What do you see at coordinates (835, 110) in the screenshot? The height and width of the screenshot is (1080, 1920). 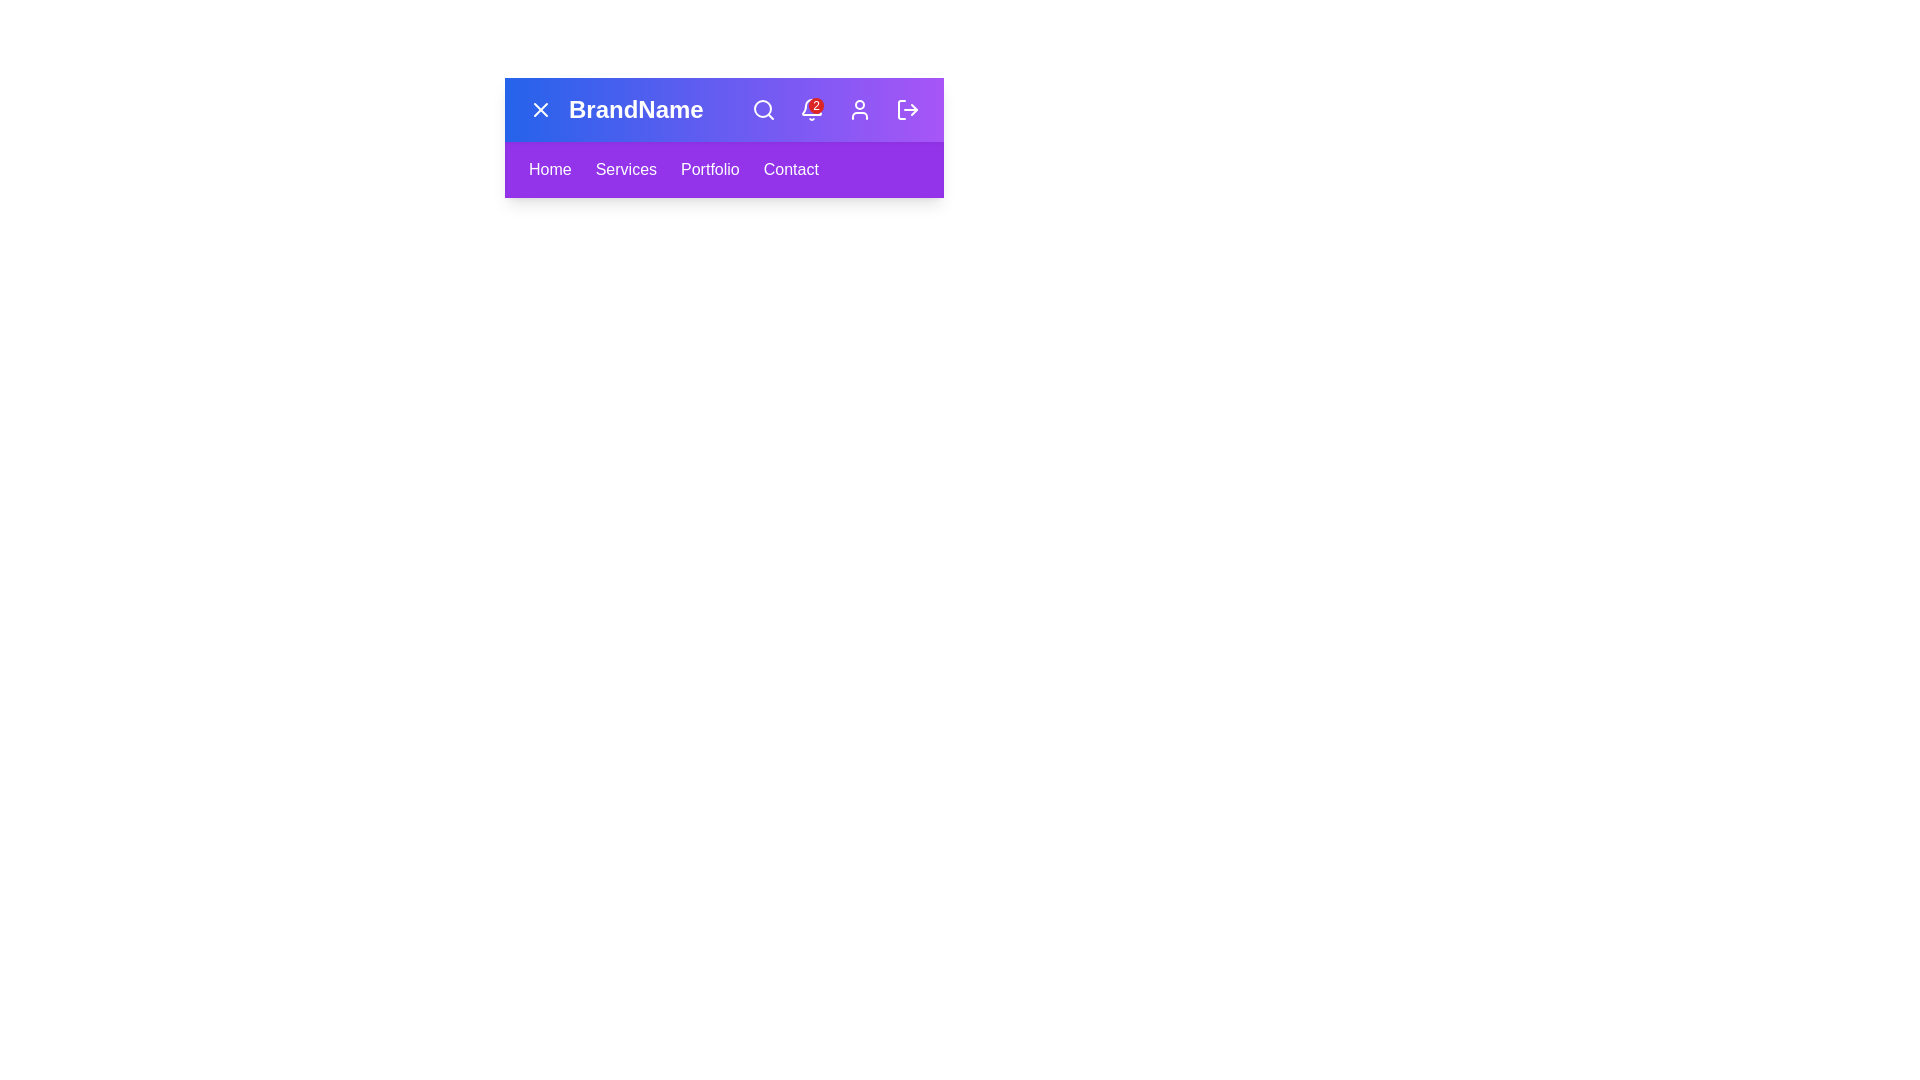 I see `the interactive notification icon displaying a notification count '2' in white text on a red circular background` at bounding box center [835, 110].